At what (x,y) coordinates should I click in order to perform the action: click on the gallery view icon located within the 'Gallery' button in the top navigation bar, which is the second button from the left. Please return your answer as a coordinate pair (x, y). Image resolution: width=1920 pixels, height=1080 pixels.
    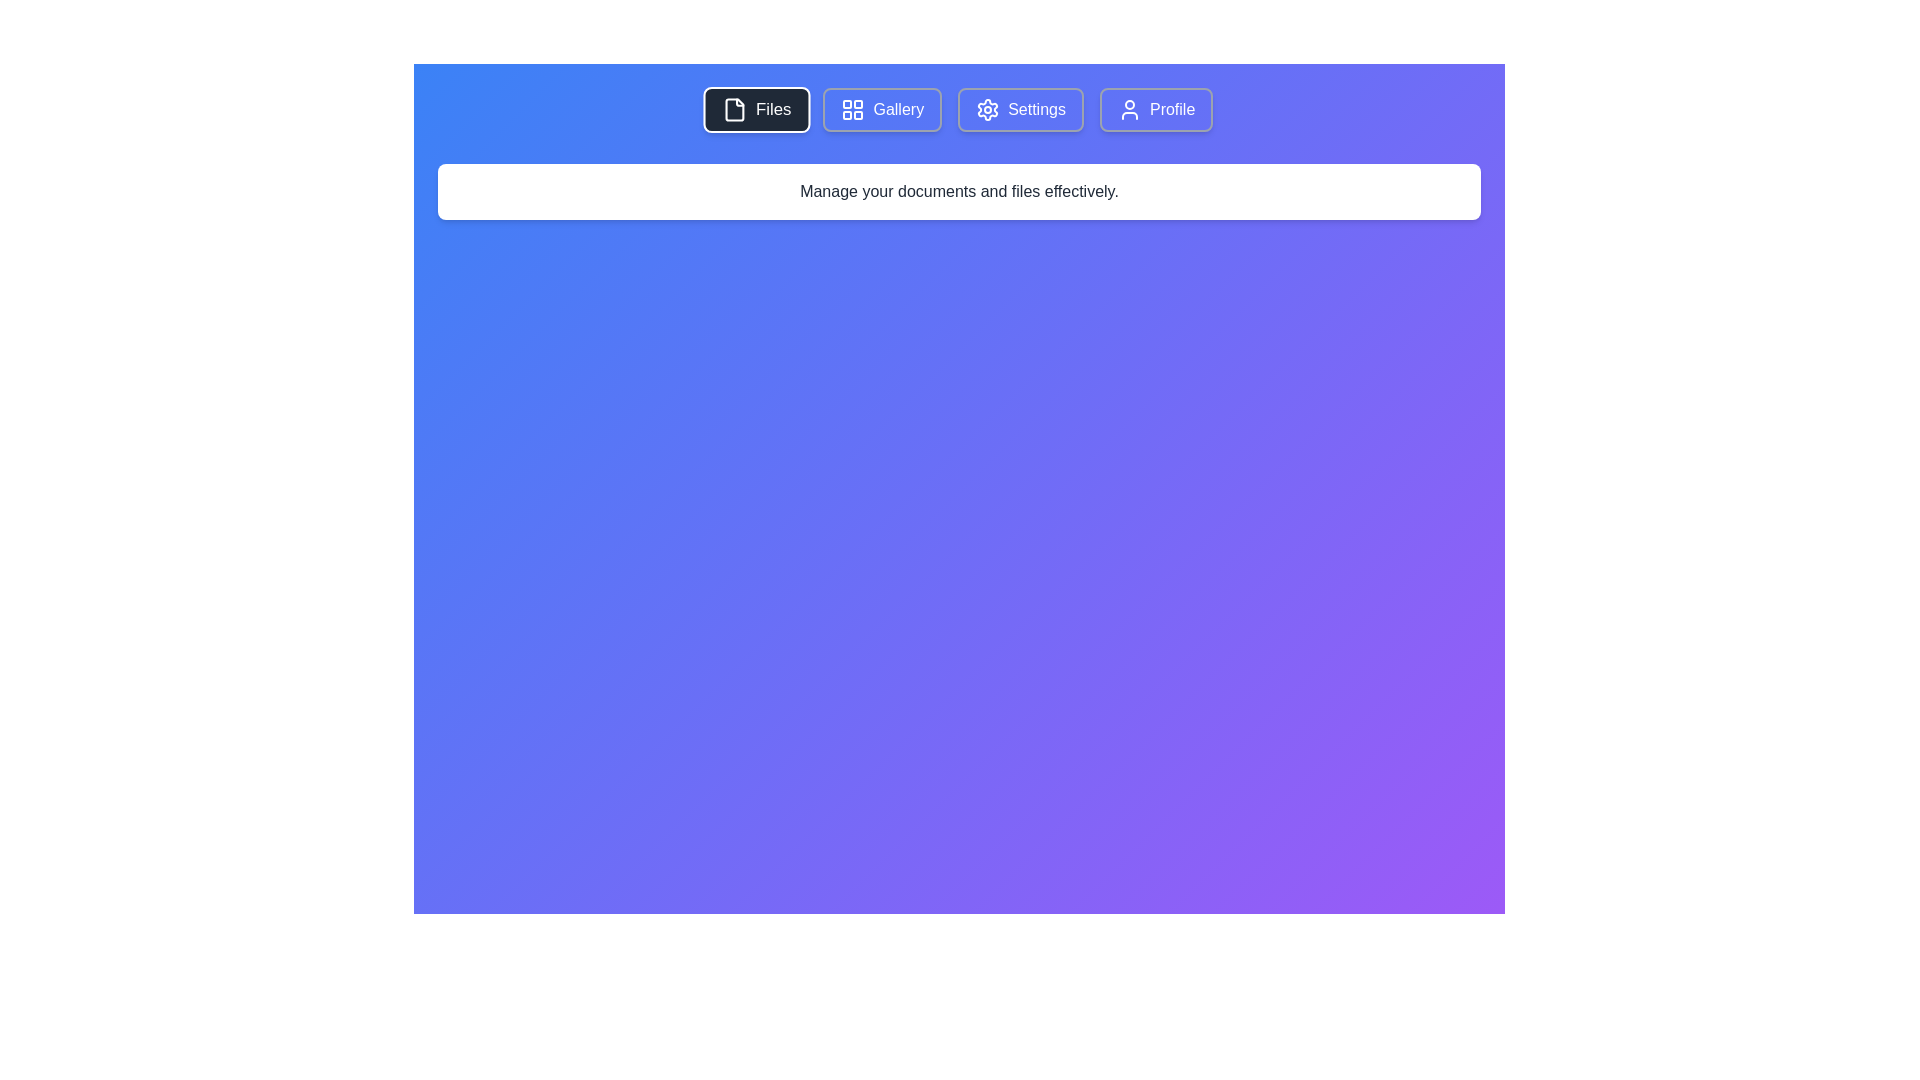
    Looking at the image, I should click on (853, 110).